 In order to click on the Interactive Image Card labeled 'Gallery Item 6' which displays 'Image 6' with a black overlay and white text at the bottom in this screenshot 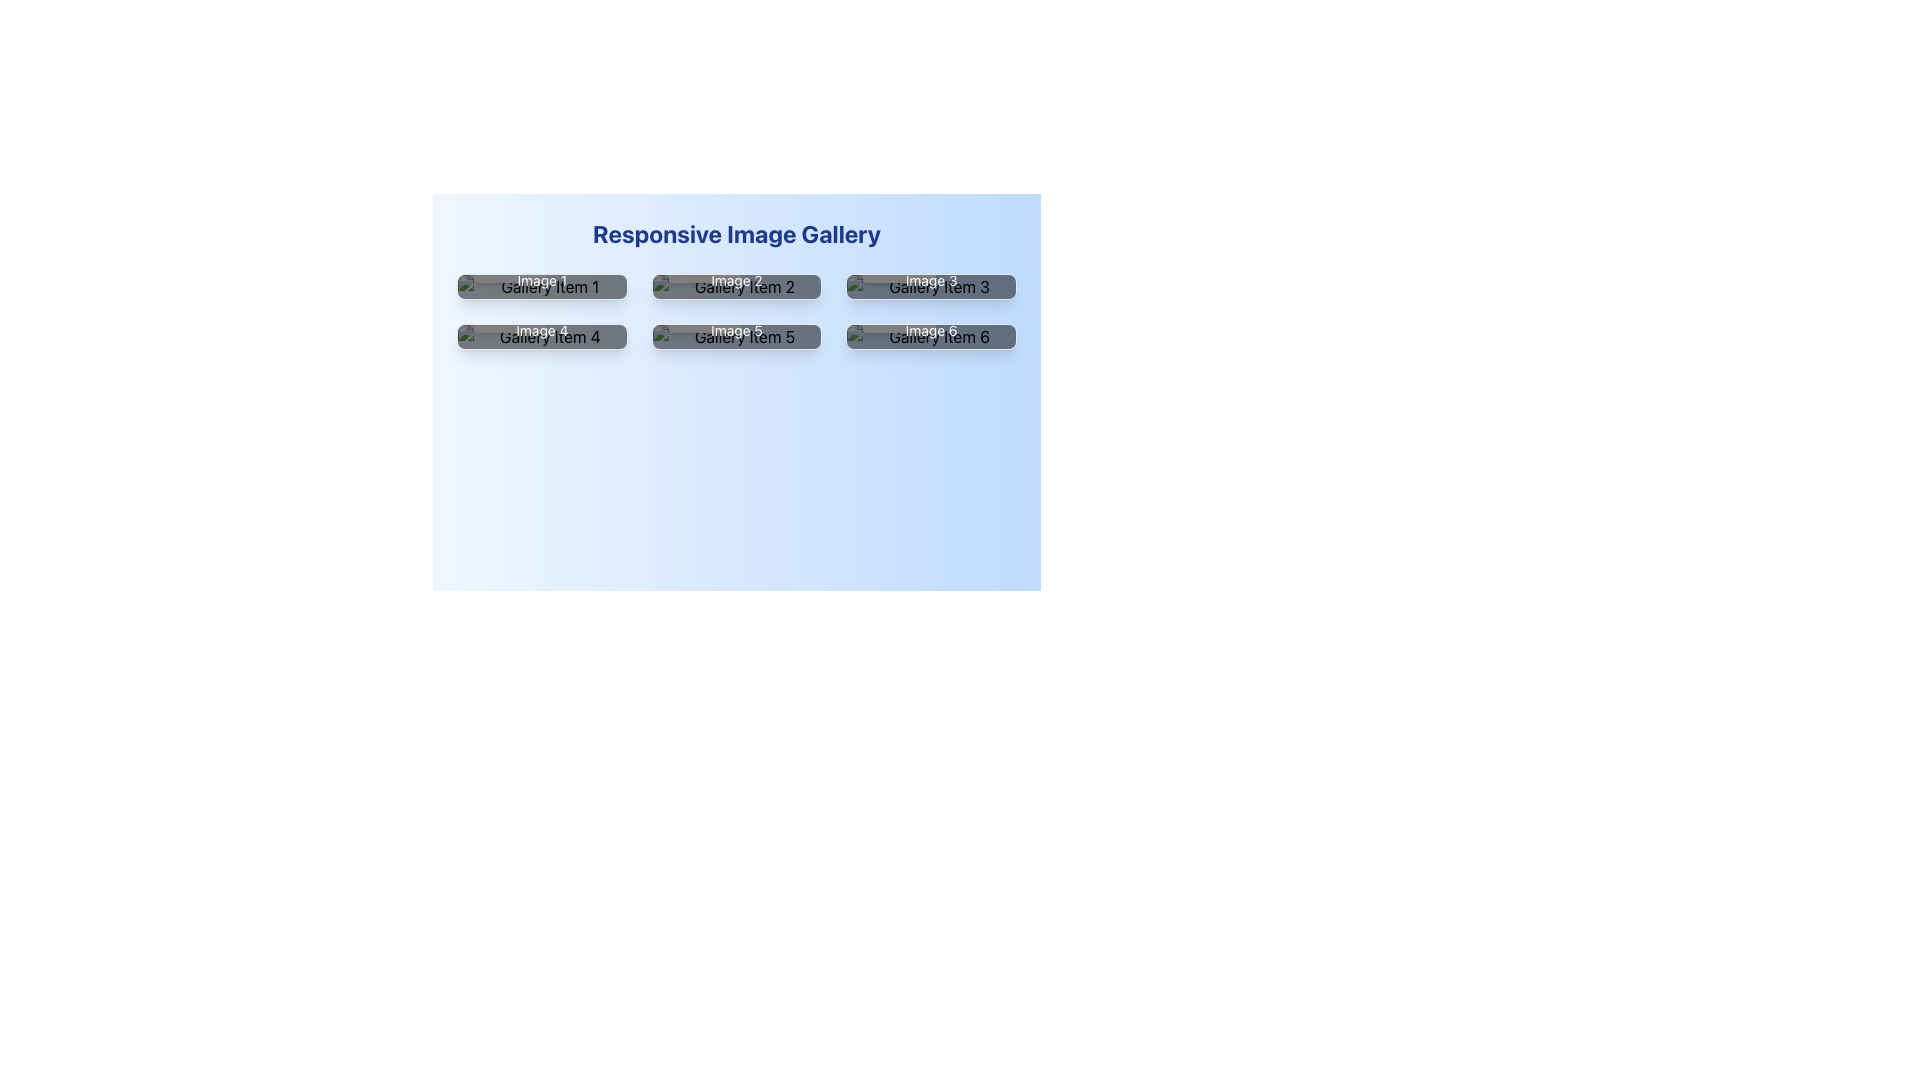, I will do `click(930, 335)`.